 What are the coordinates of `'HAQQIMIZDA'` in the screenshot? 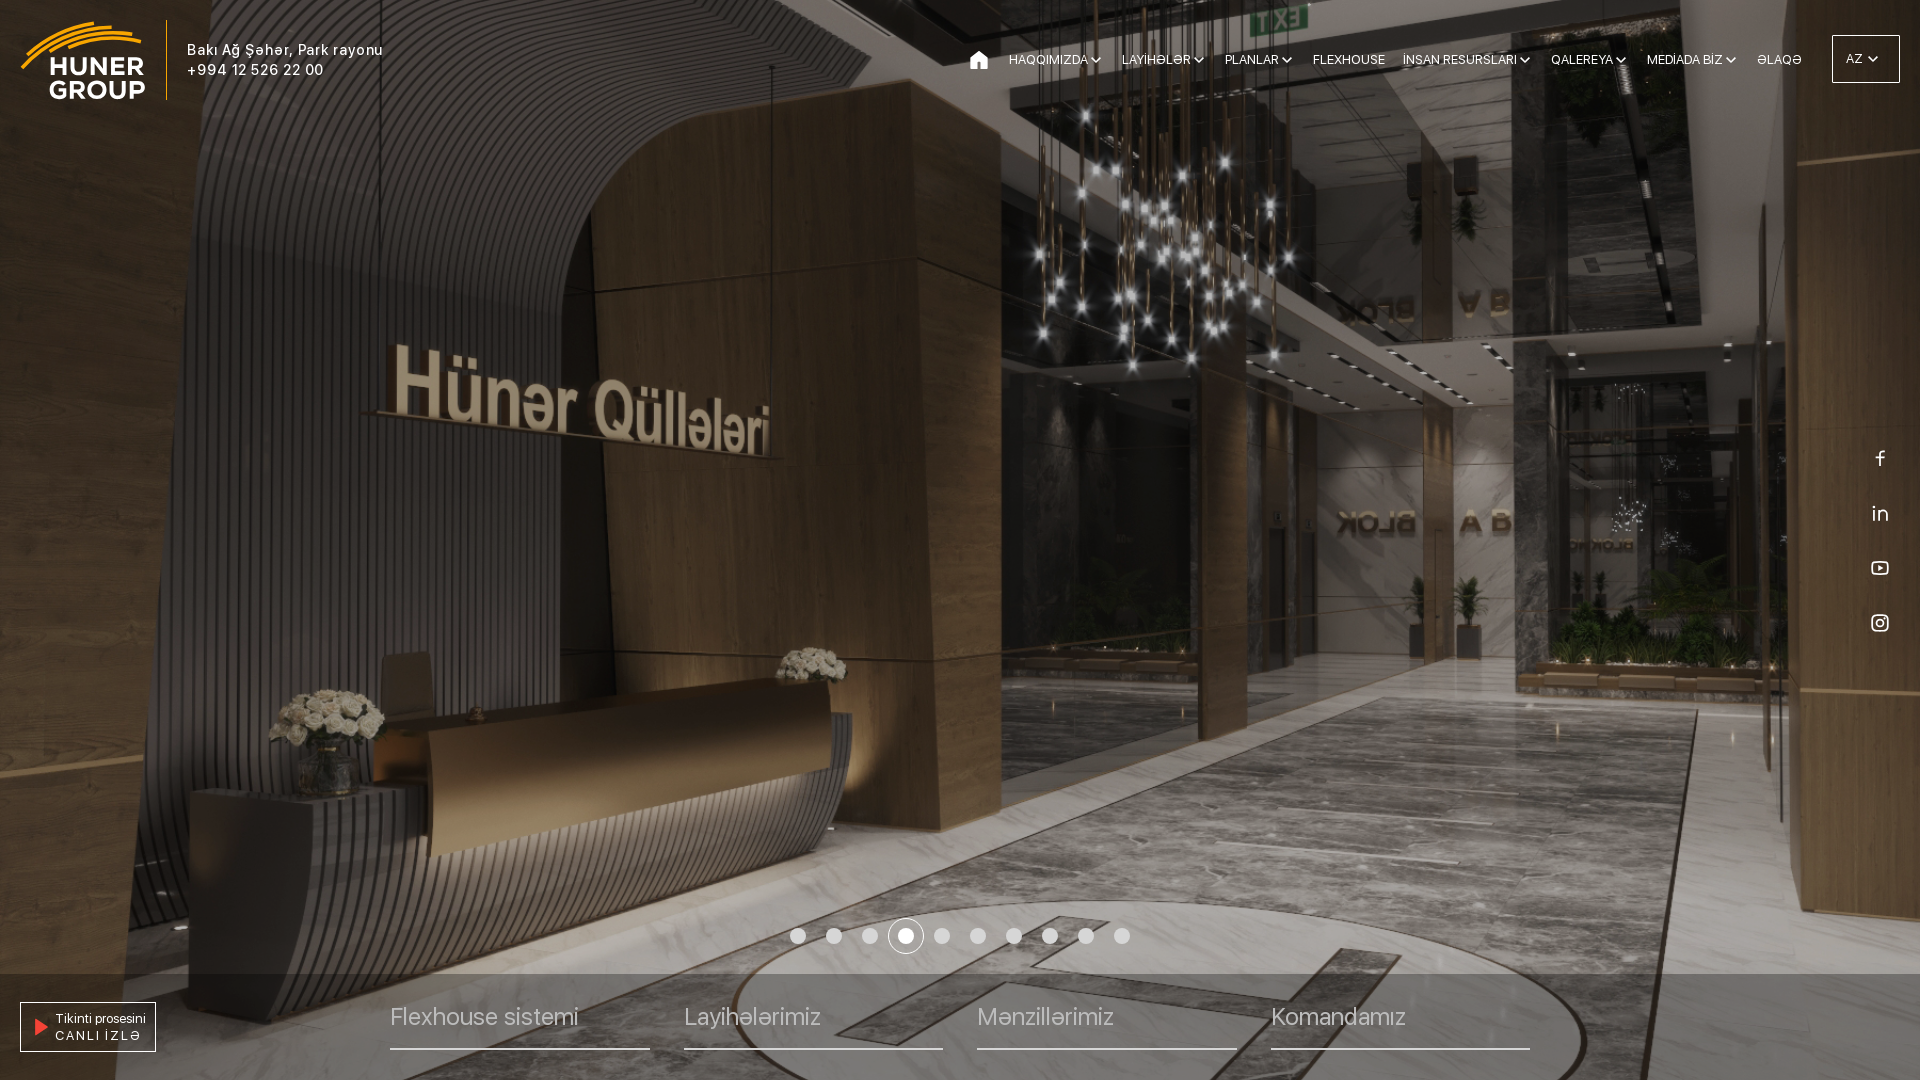 It's located at (1008, 59).